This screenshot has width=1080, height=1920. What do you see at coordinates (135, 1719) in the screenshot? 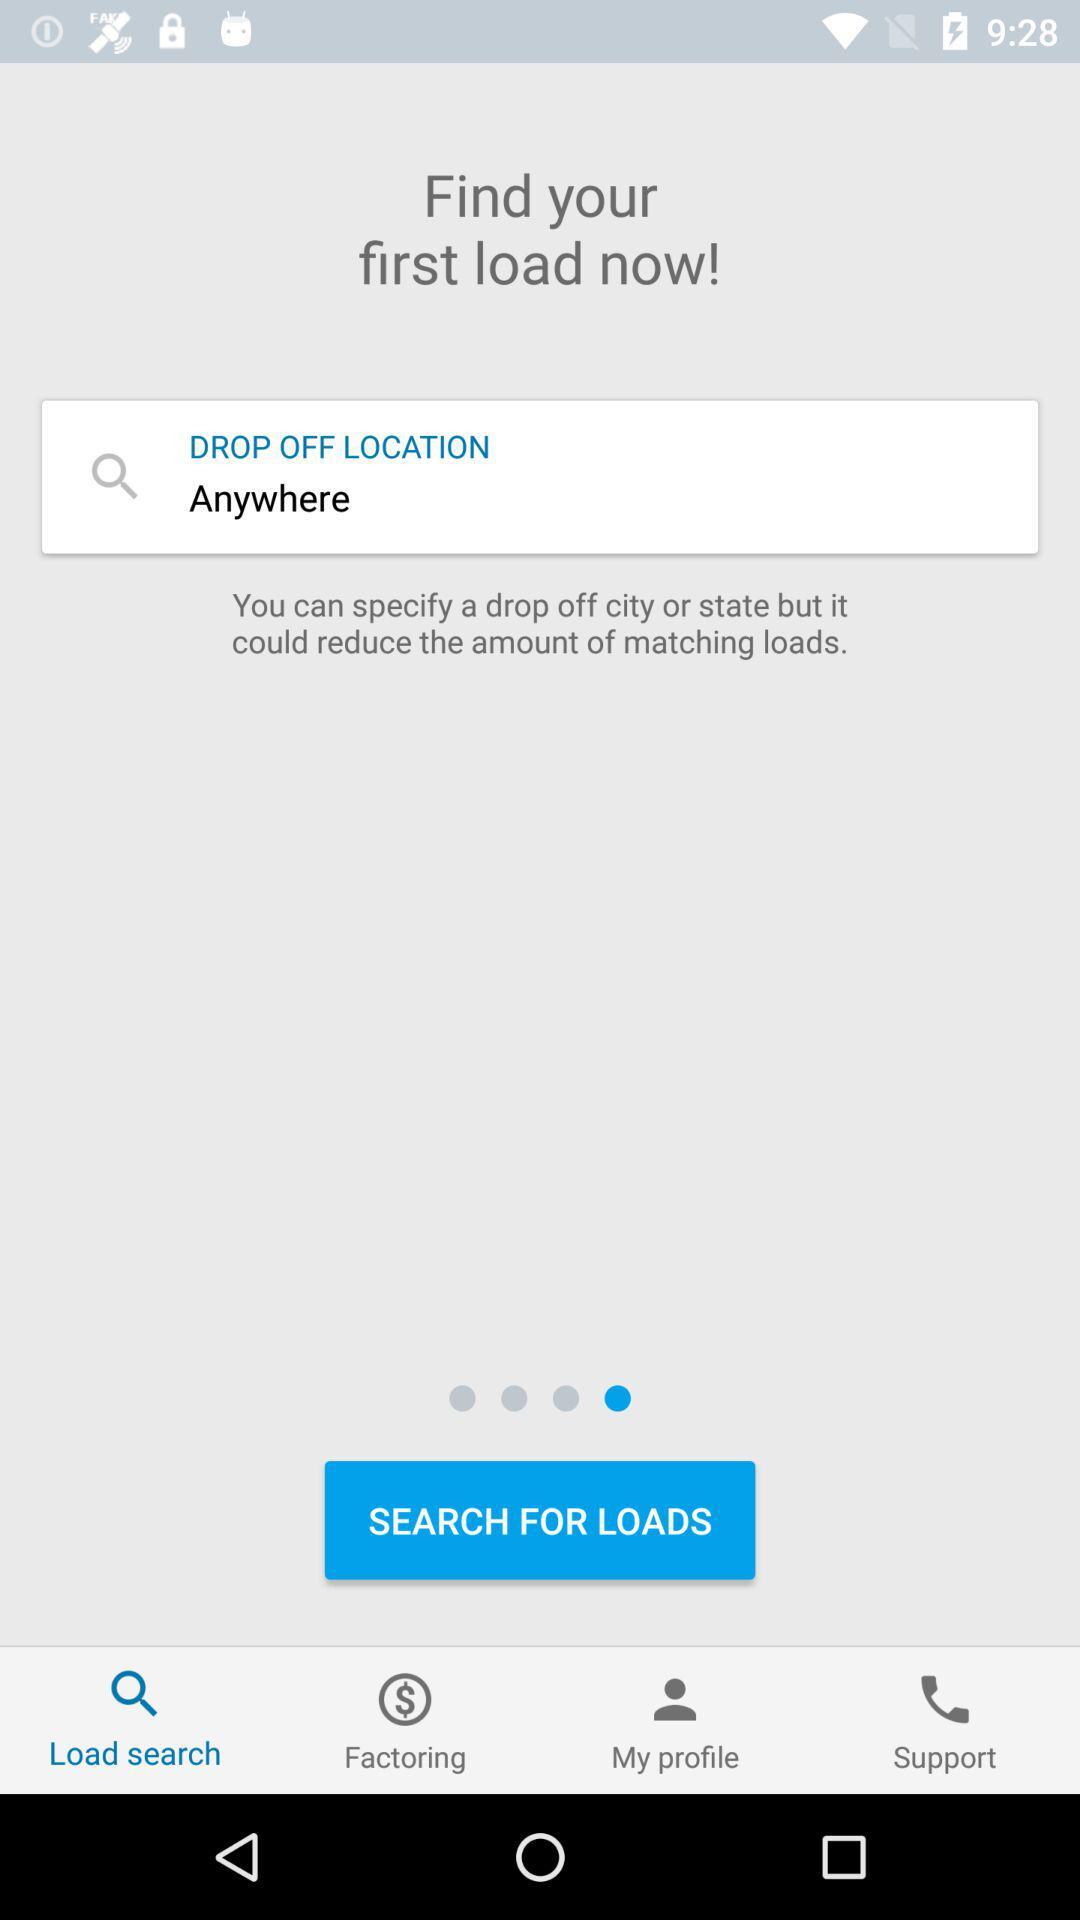
I see `the item to the left of the factoring item` at bounding box center [135, 1719].